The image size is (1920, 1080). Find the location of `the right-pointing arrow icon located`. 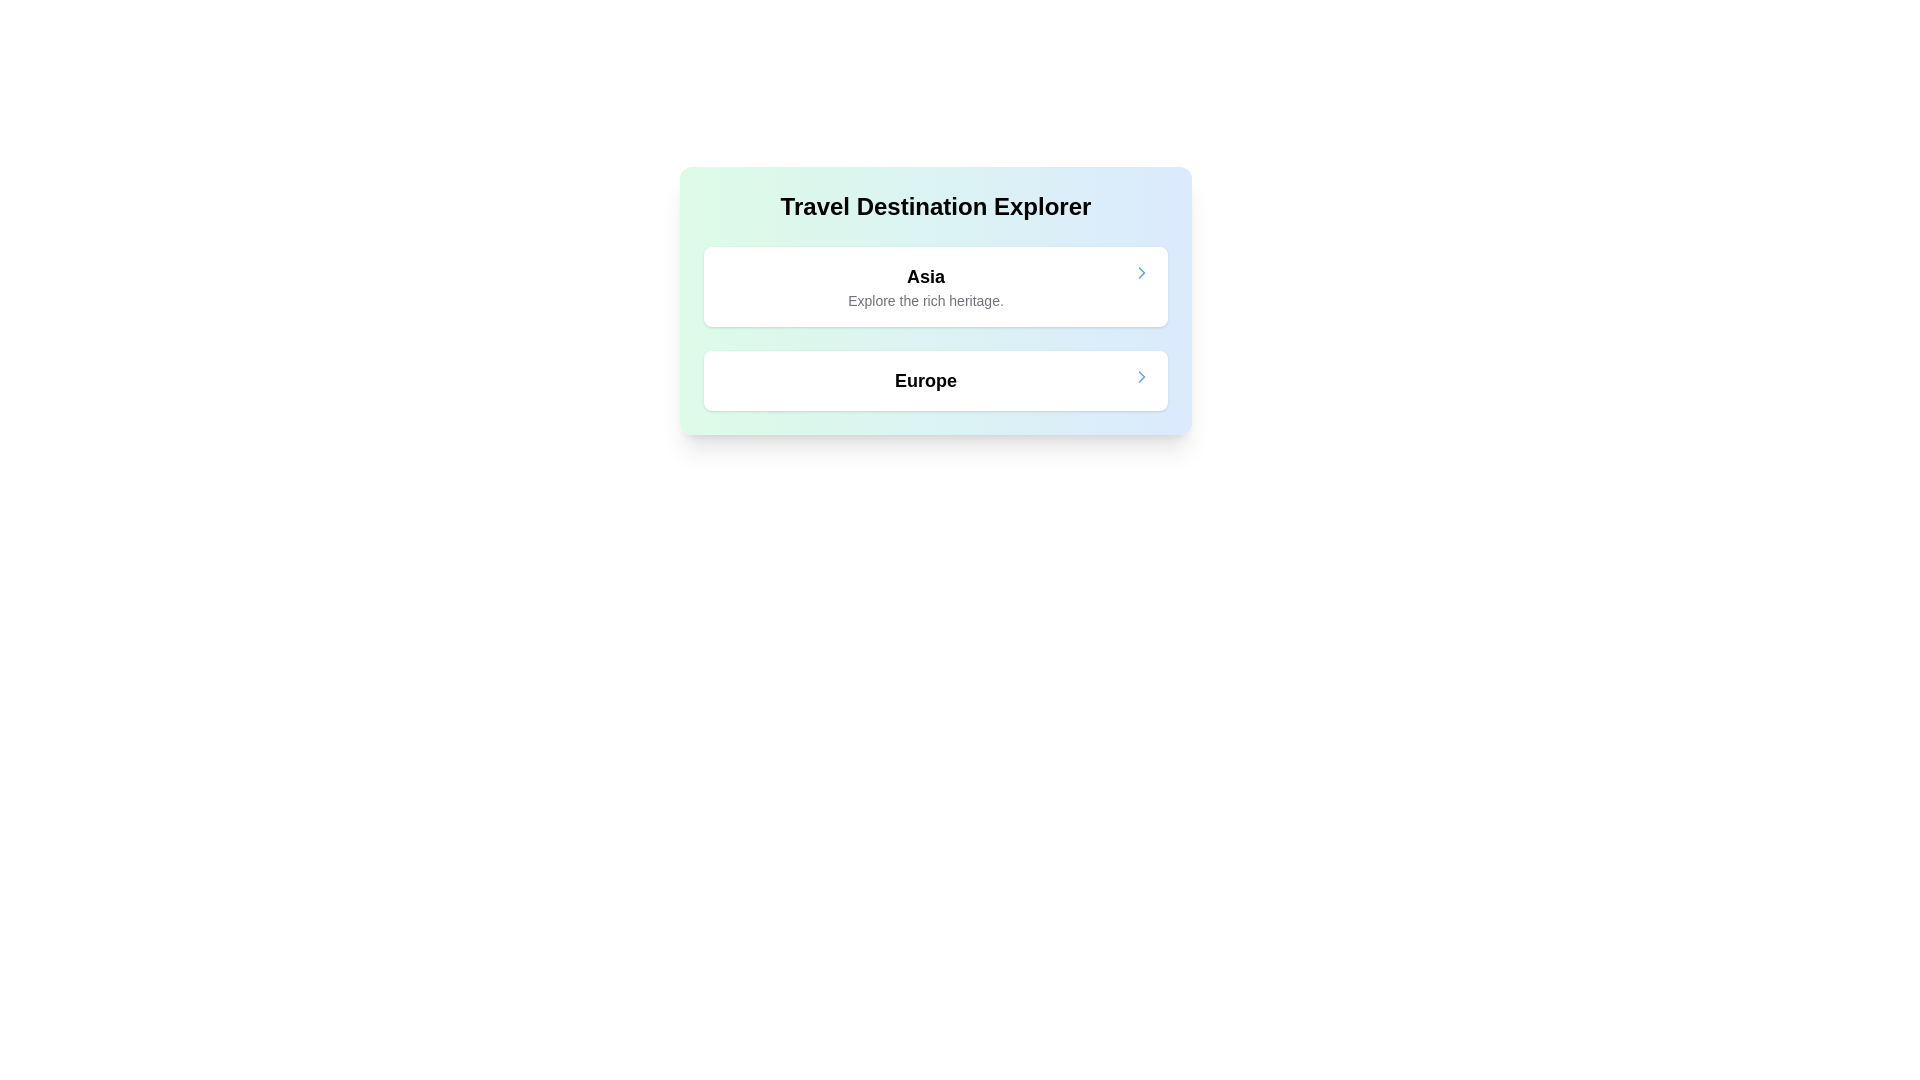

the right-pointing arrow icon located is located at coordinates (1142, 377).